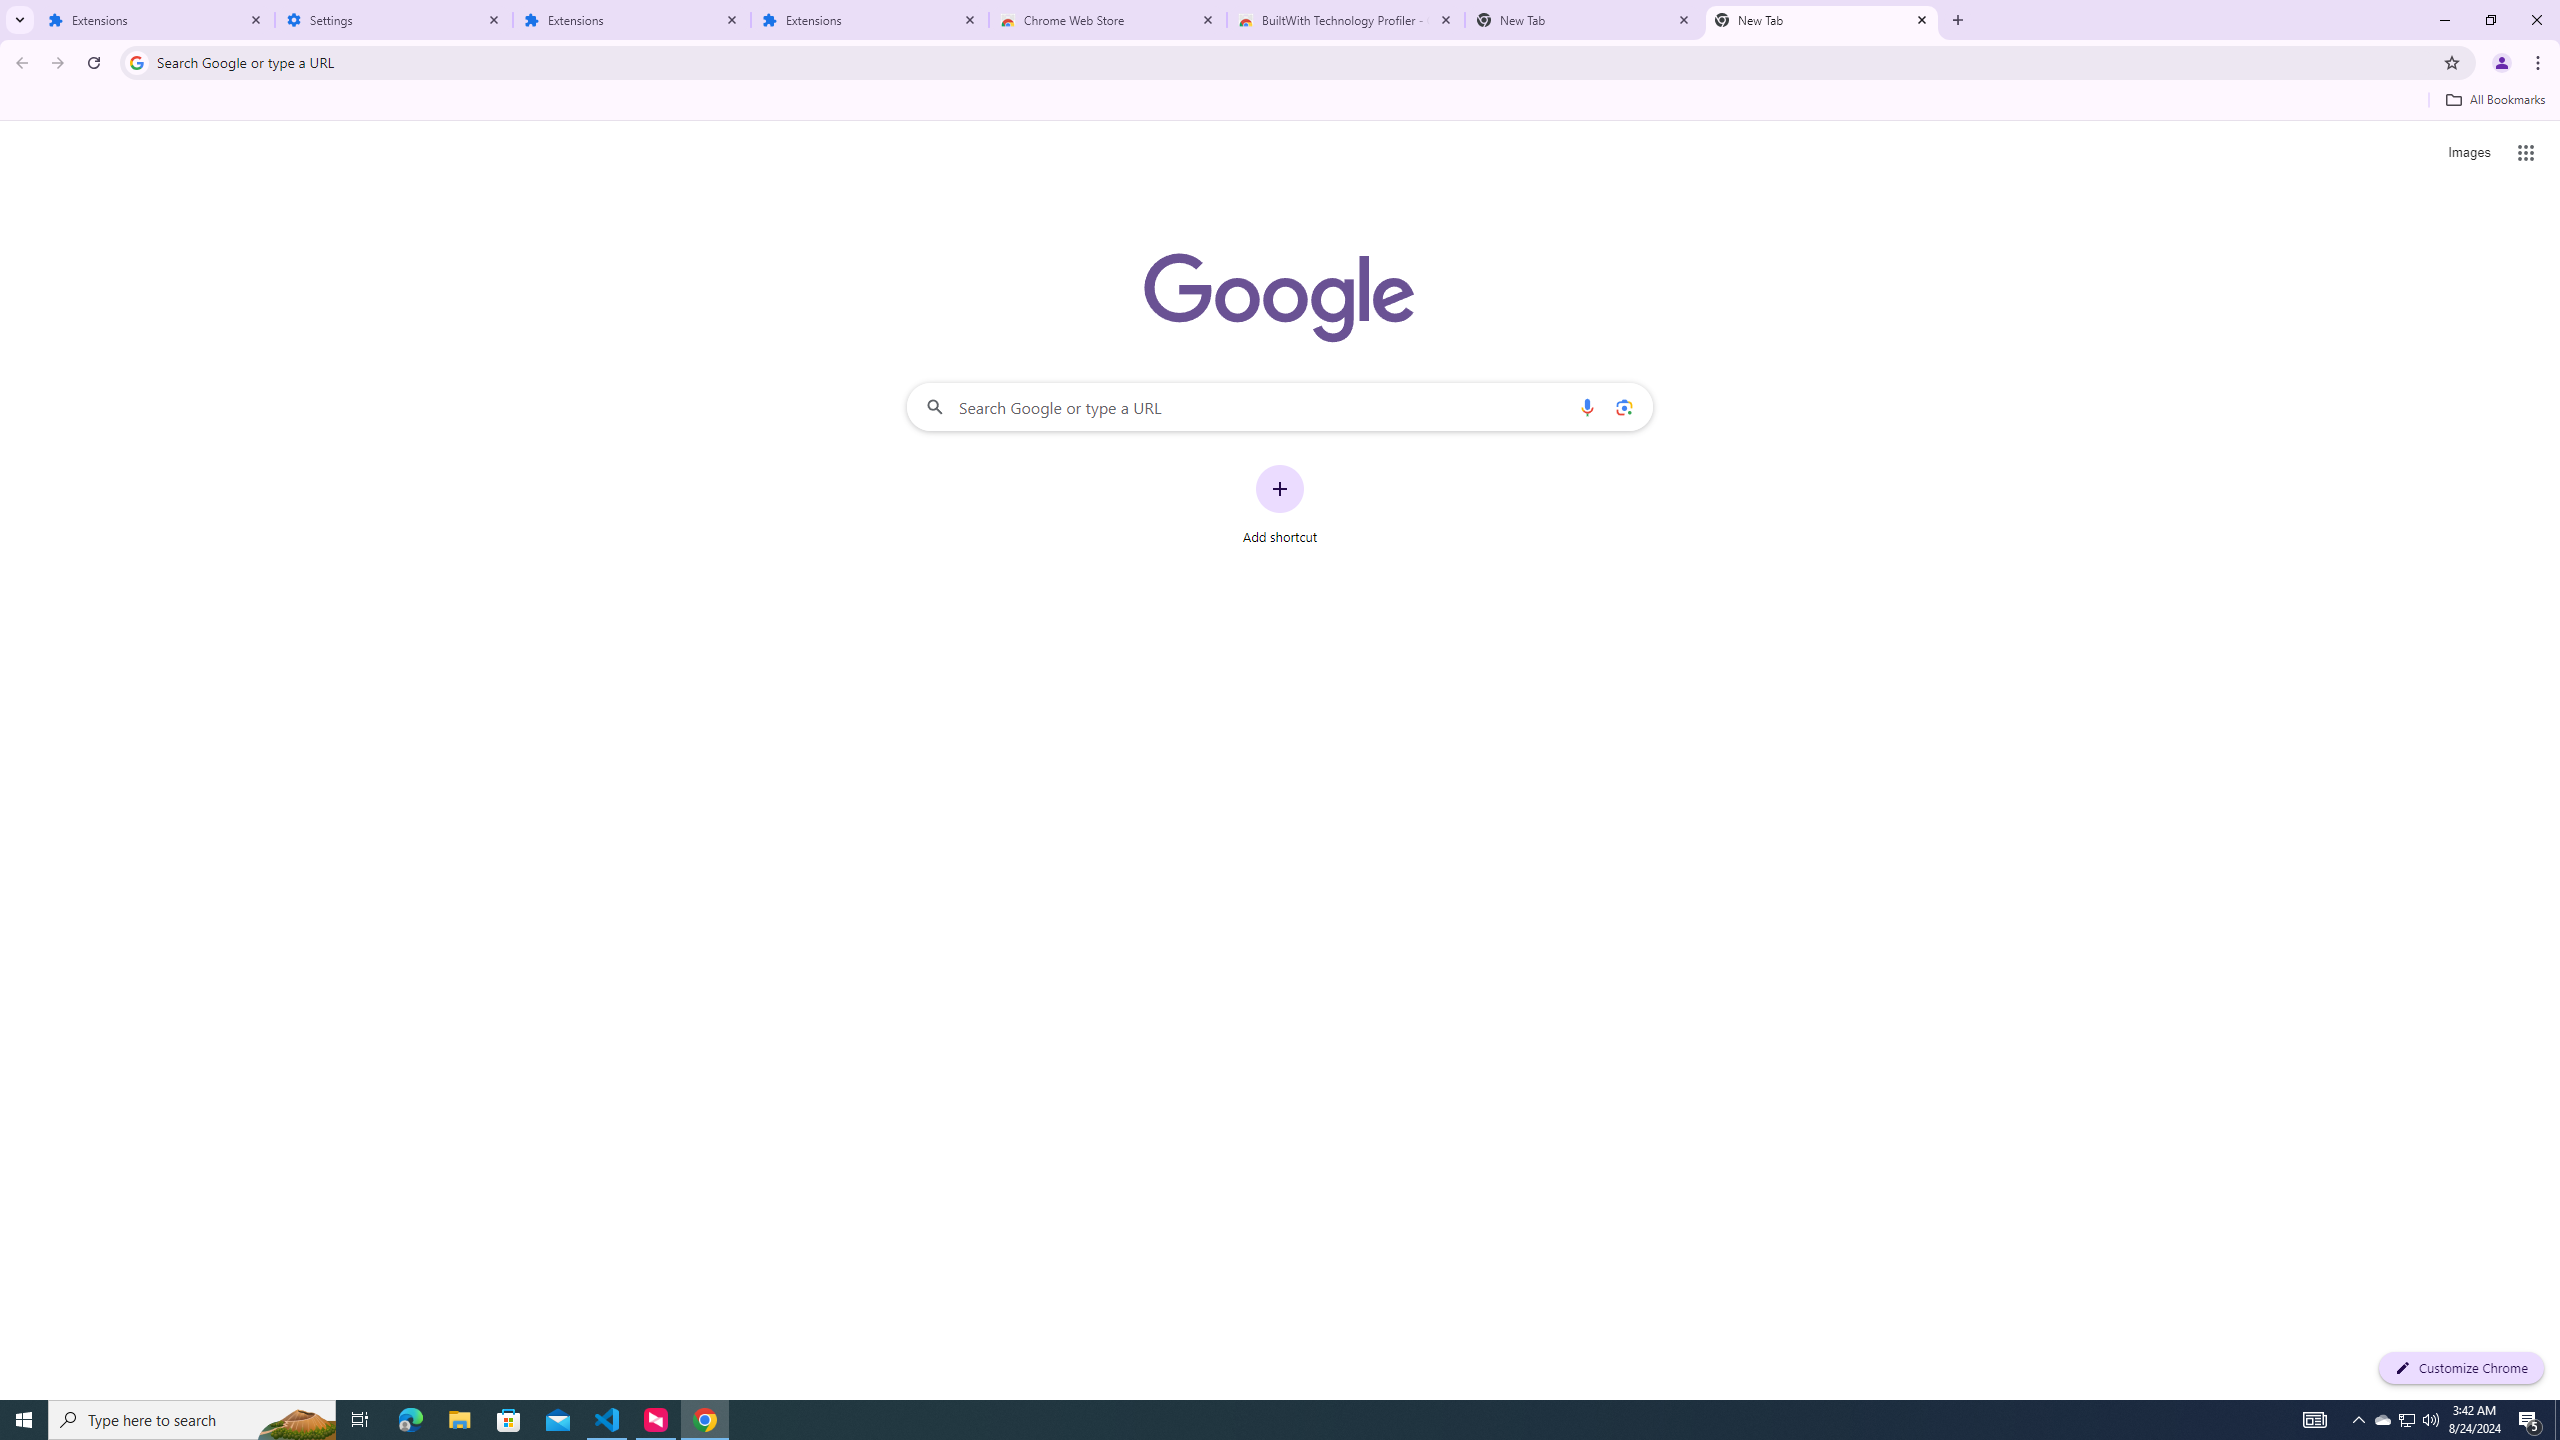  Describe the element at coordinates (394, 19) in the screenshot. I see `'Settings'` at that location.